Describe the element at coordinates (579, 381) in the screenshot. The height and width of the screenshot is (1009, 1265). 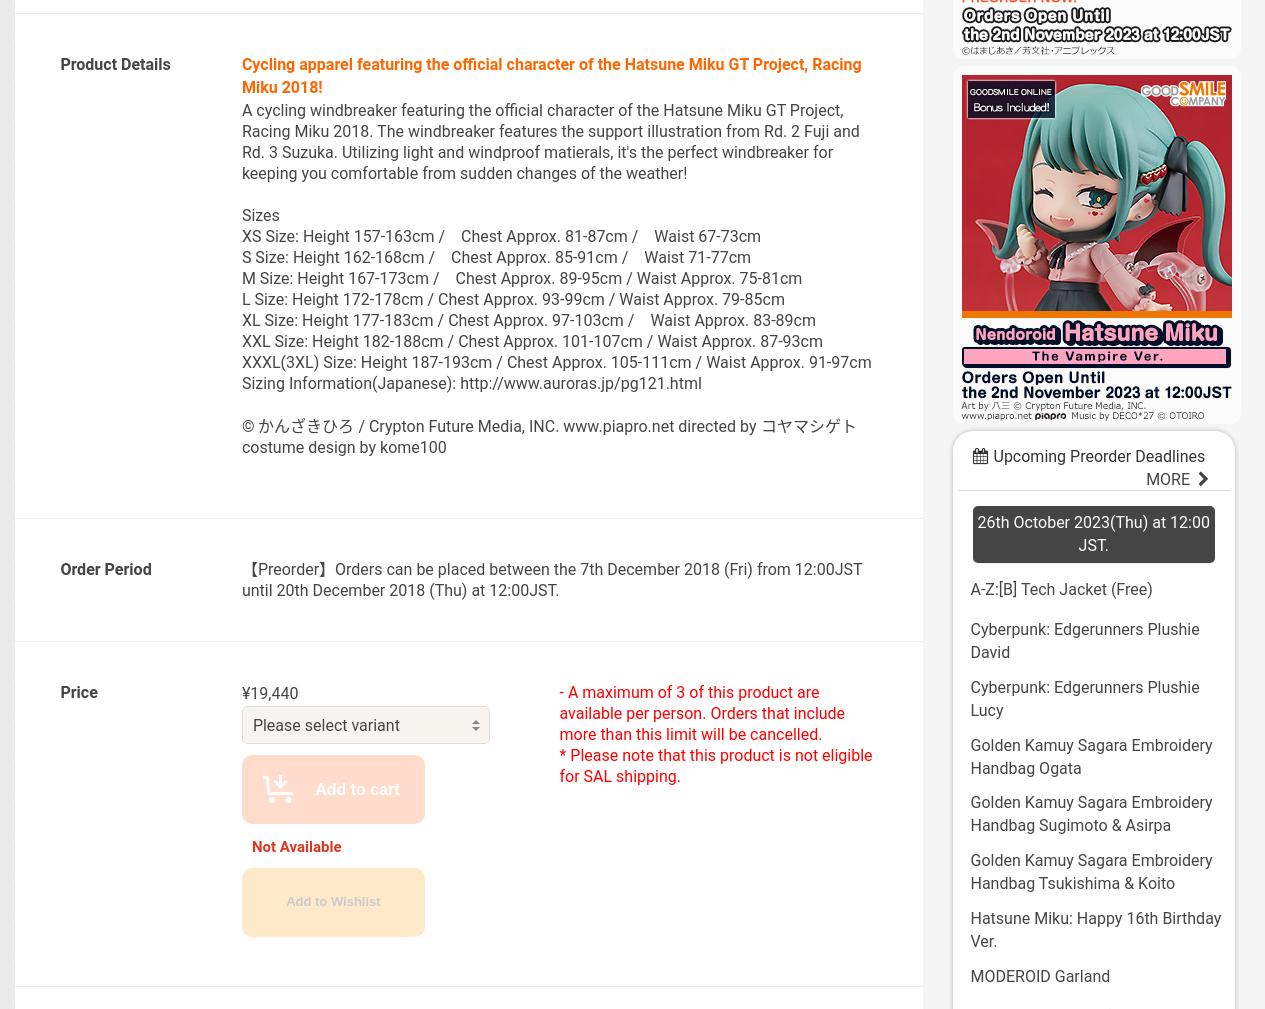
I see `'http://www.auroras.jp/pg121.html'` at that location.